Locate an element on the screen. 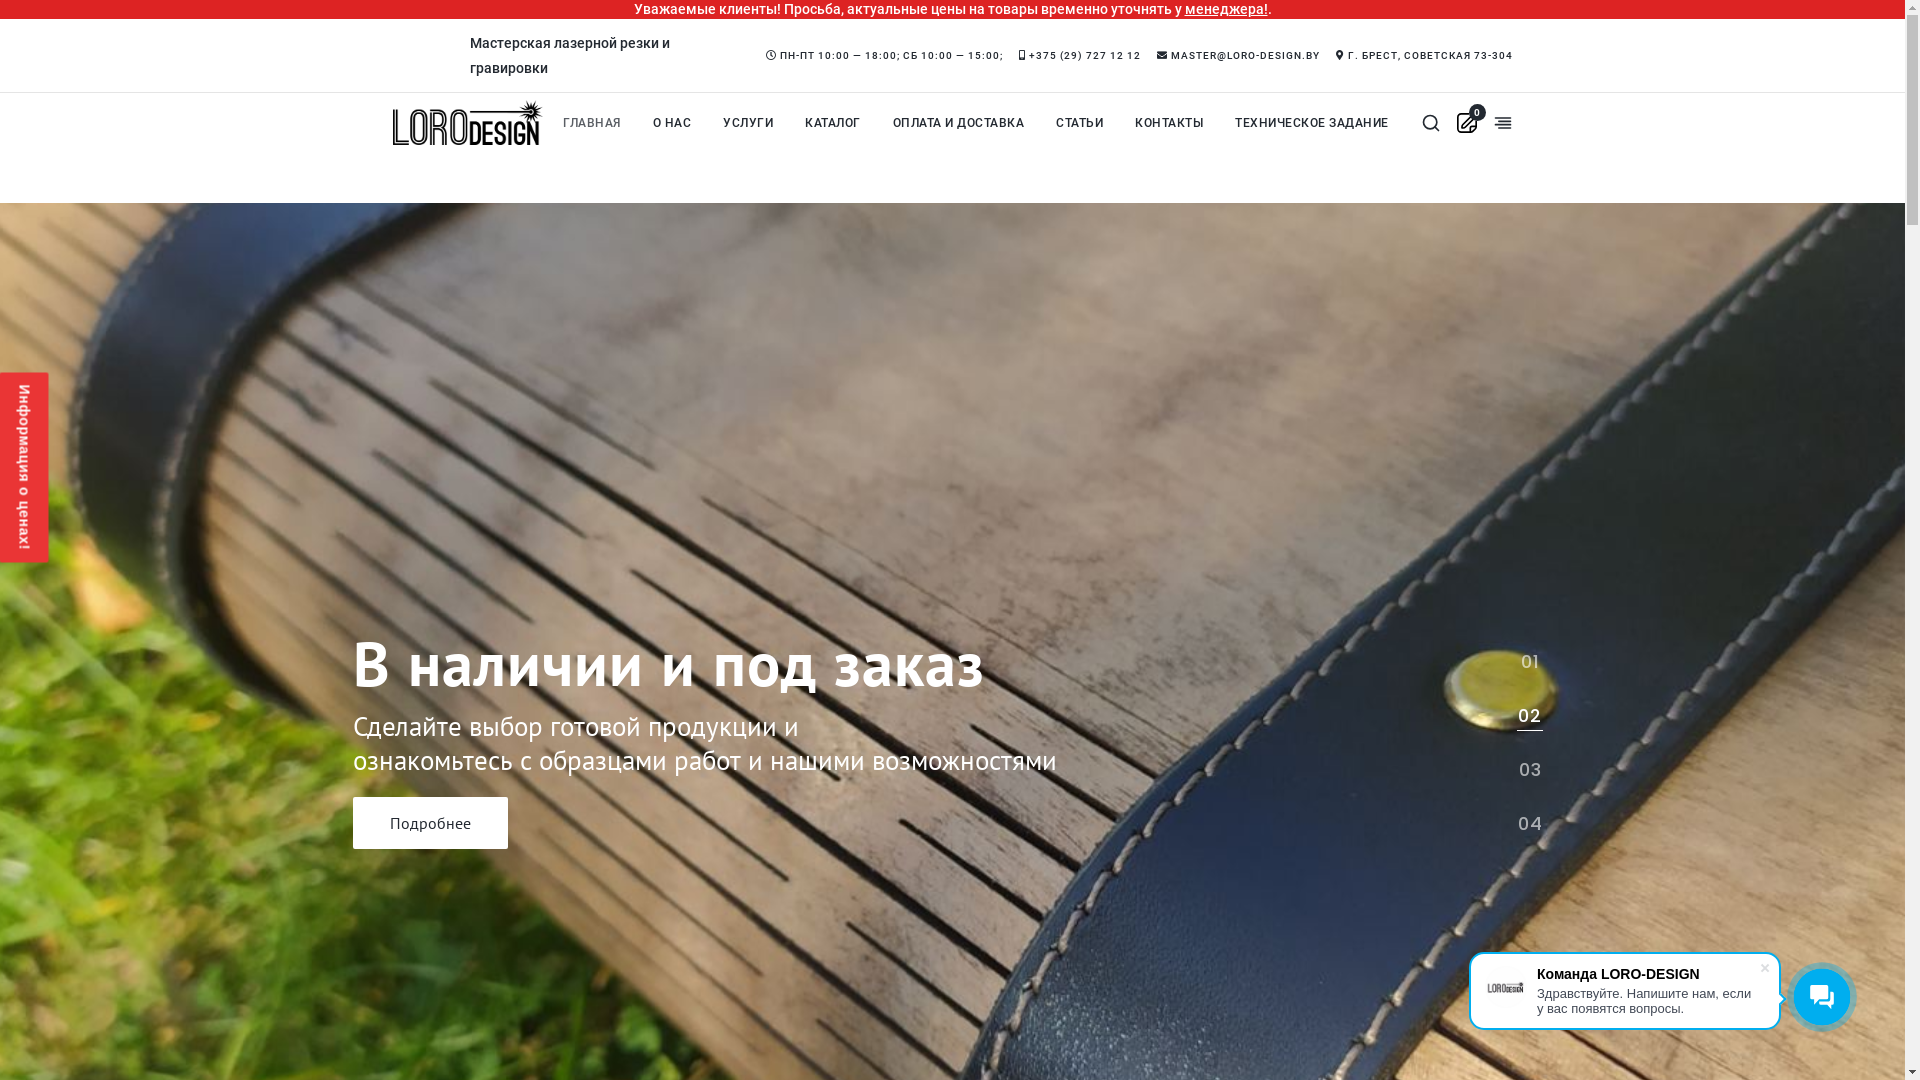 This screenshot has width=1920, height=1080. '0' is located at coordinates (1467, 122).